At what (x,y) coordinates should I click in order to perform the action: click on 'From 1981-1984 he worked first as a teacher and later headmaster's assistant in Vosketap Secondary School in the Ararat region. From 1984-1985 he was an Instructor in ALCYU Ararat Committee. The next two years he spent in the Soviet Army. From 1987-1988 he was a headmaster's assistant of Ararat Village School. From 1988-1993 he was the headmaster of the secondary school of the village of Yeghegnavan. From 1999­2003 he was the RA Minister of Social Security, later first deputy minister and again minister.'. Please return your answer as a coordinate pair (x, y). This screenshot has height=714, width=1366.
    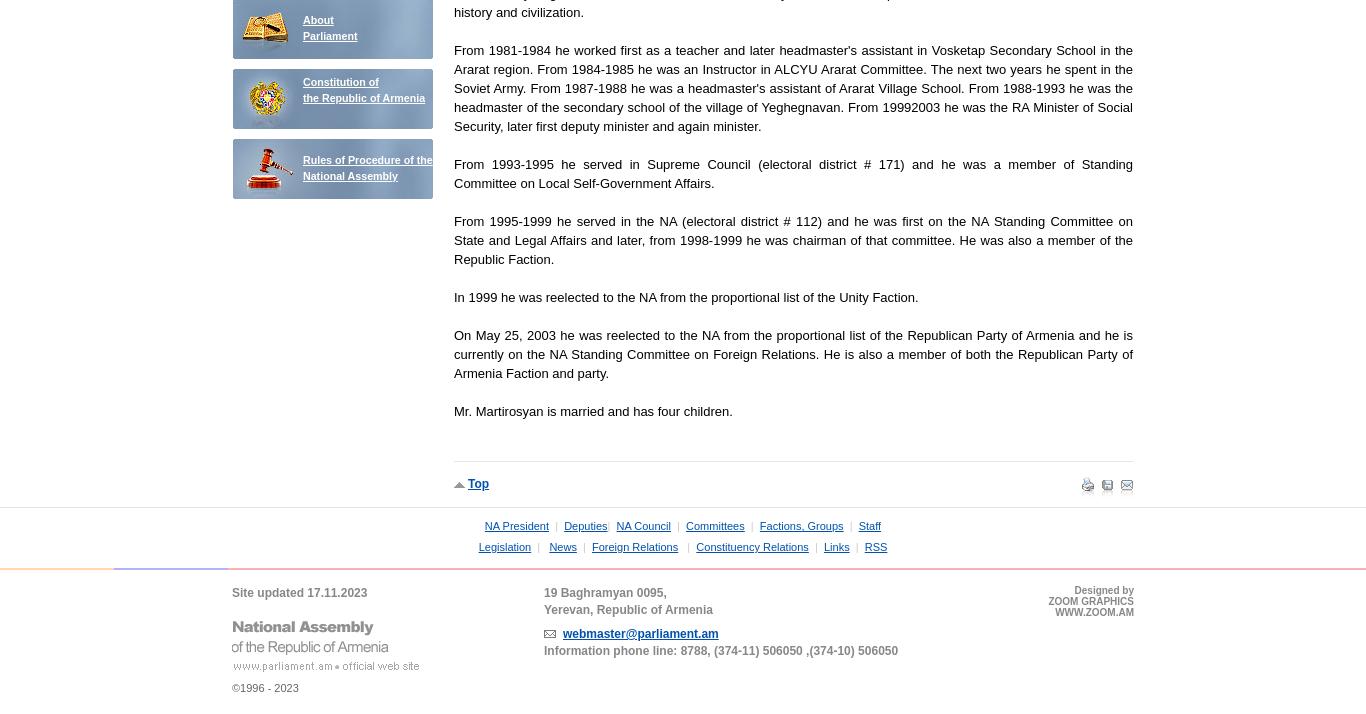
    Looking at the image, I should click on (793, 87).